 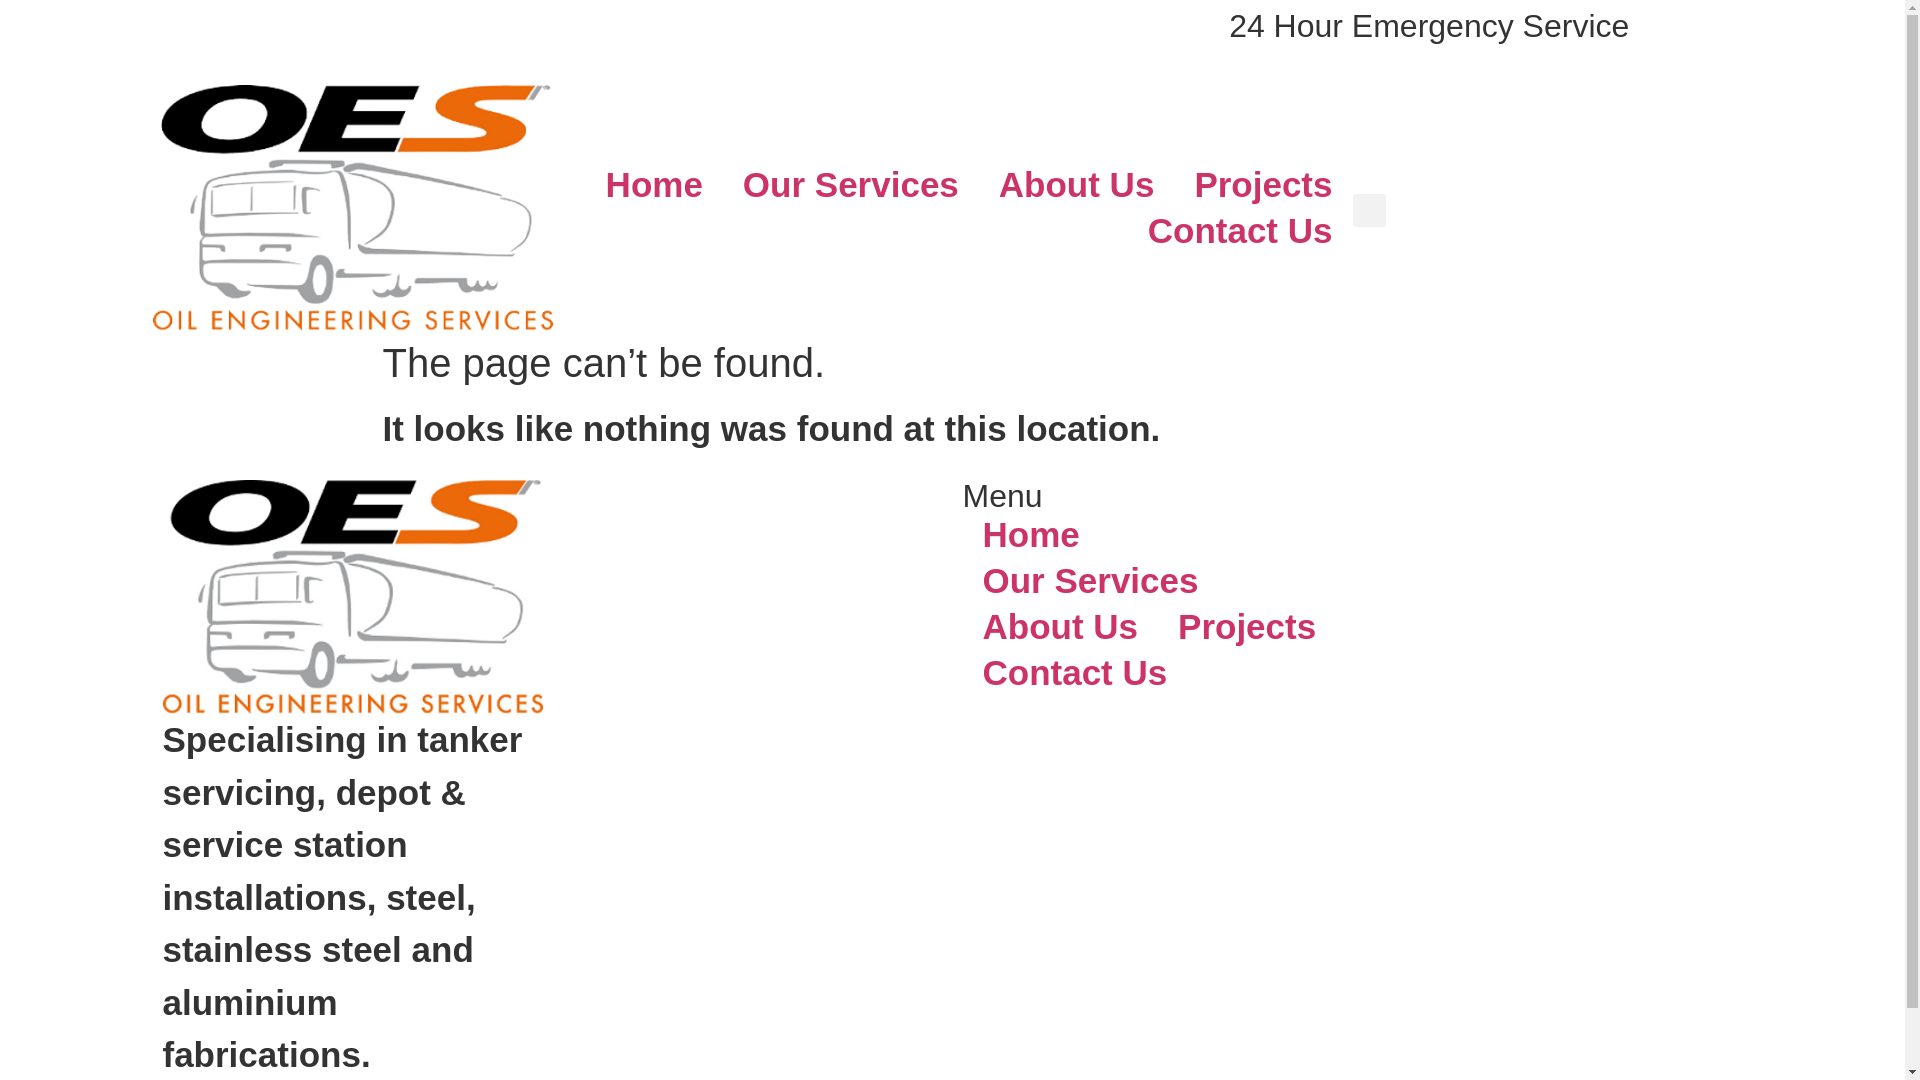 I want to click on 'Projects', so click(x=1261, y=185).